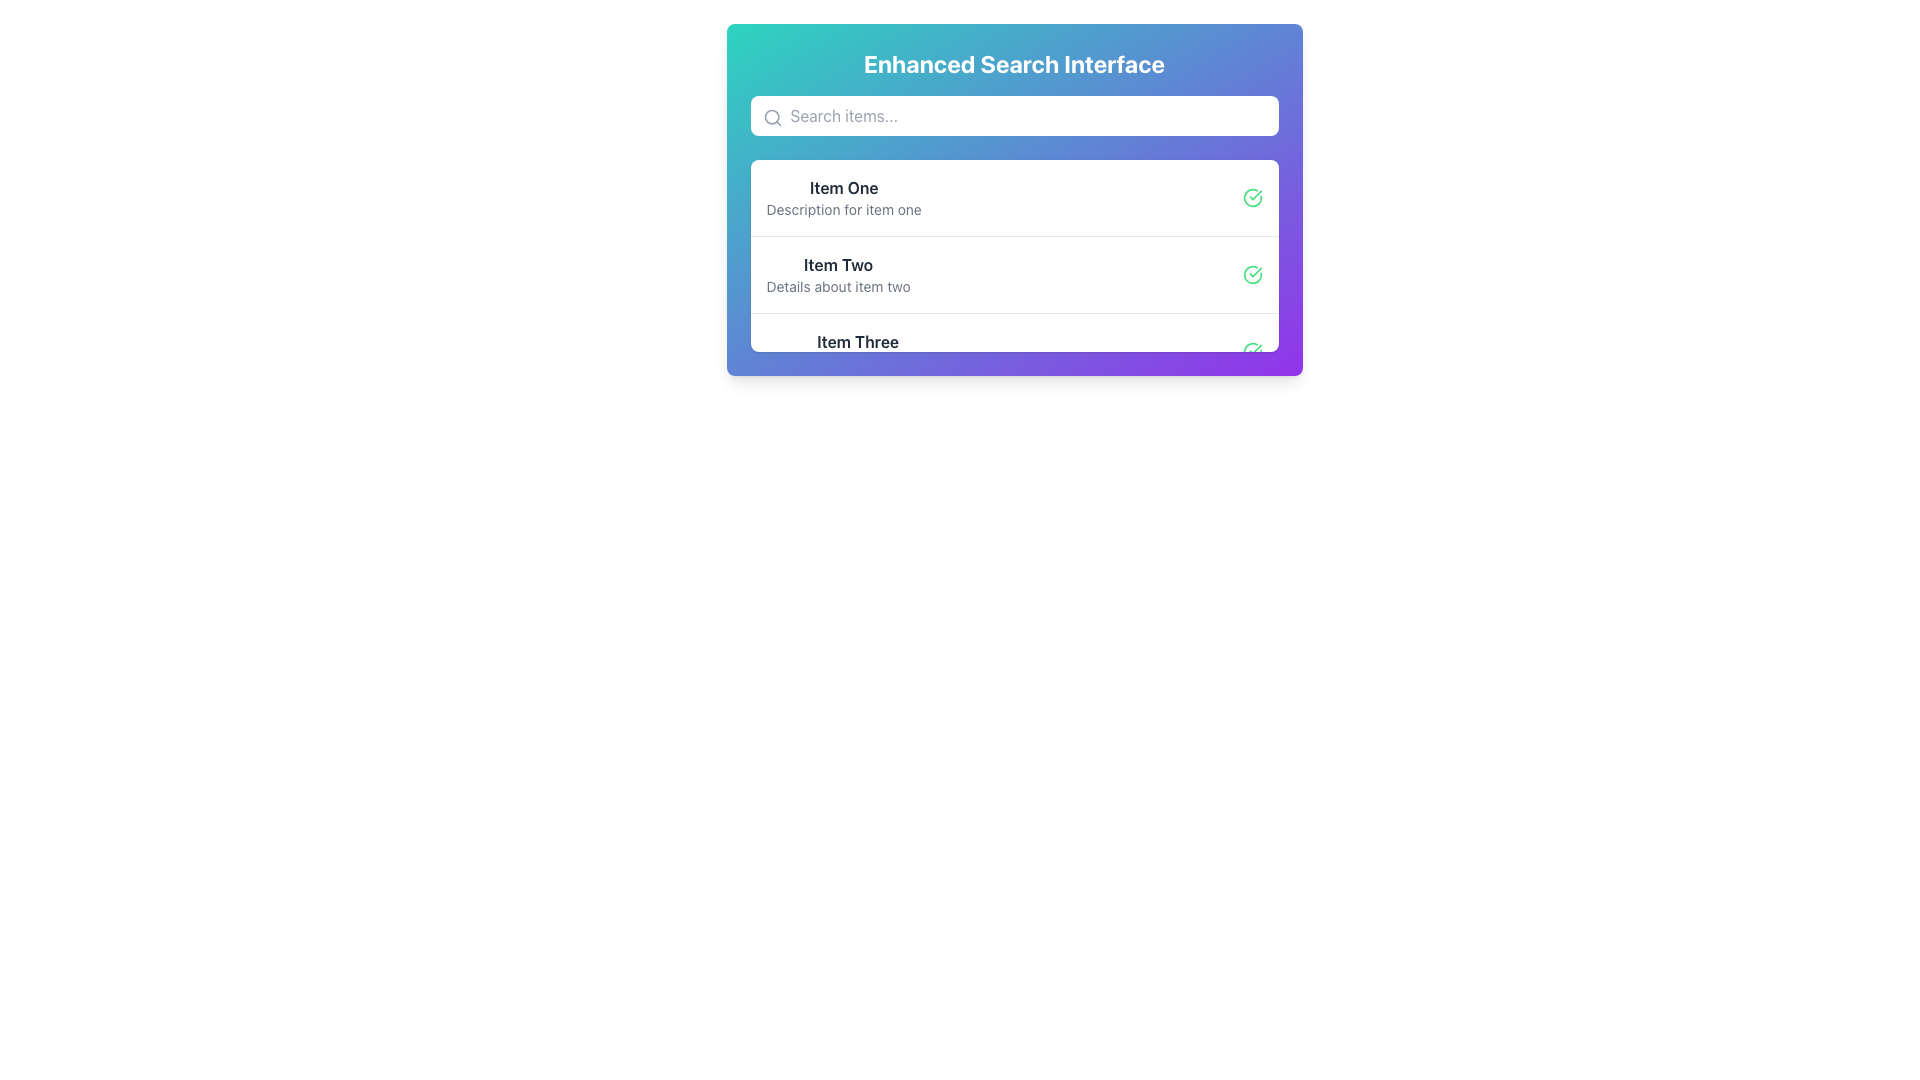  What do you see at coordinates (844, 209) in the screenshot?
I see `the informational Text label that describes 'Item One', located below the 'Item One' label in the first entry of a vertically listed group of items` at bounding box center [844, 209].